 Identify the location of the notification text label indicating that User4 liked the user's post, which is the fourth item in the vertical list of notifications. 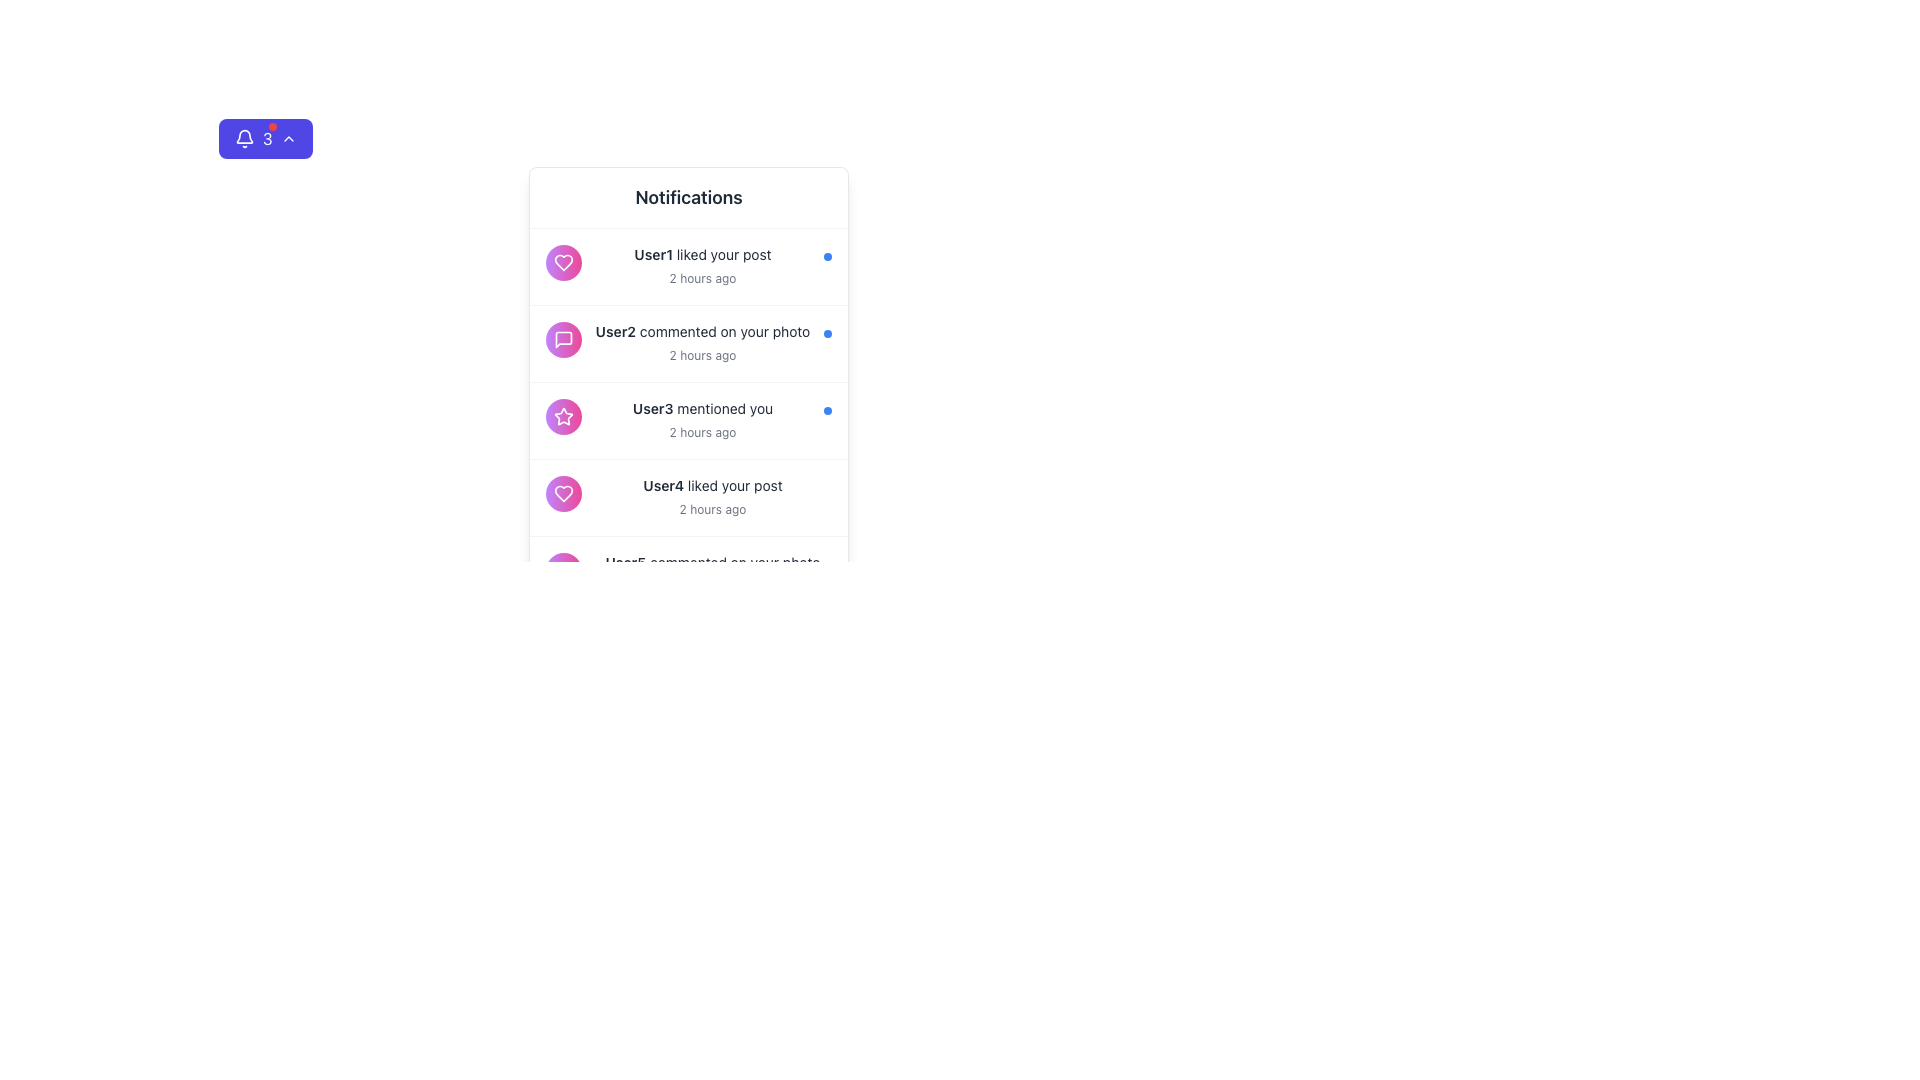
(713, 496).